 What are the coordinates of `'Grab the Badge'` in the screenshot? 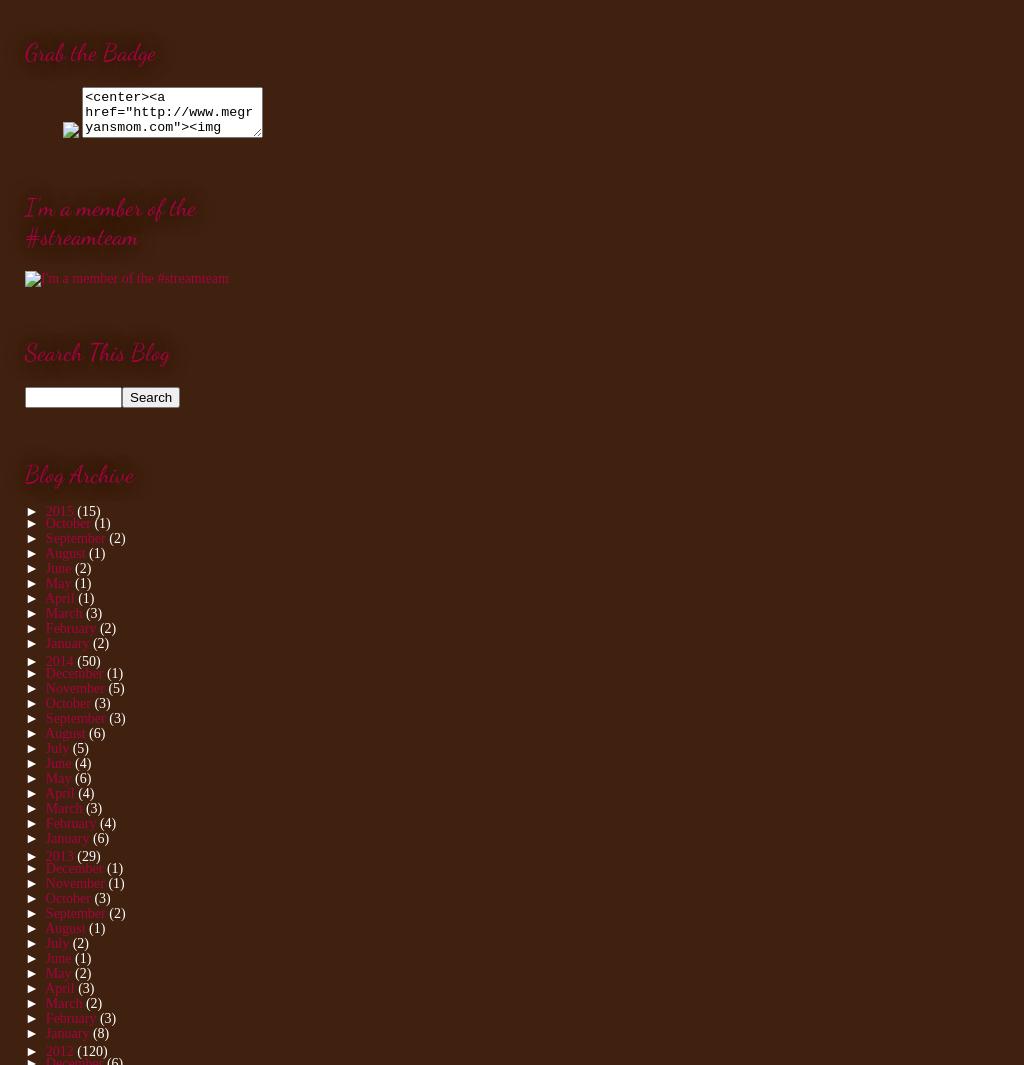 It's located at (90, 50).